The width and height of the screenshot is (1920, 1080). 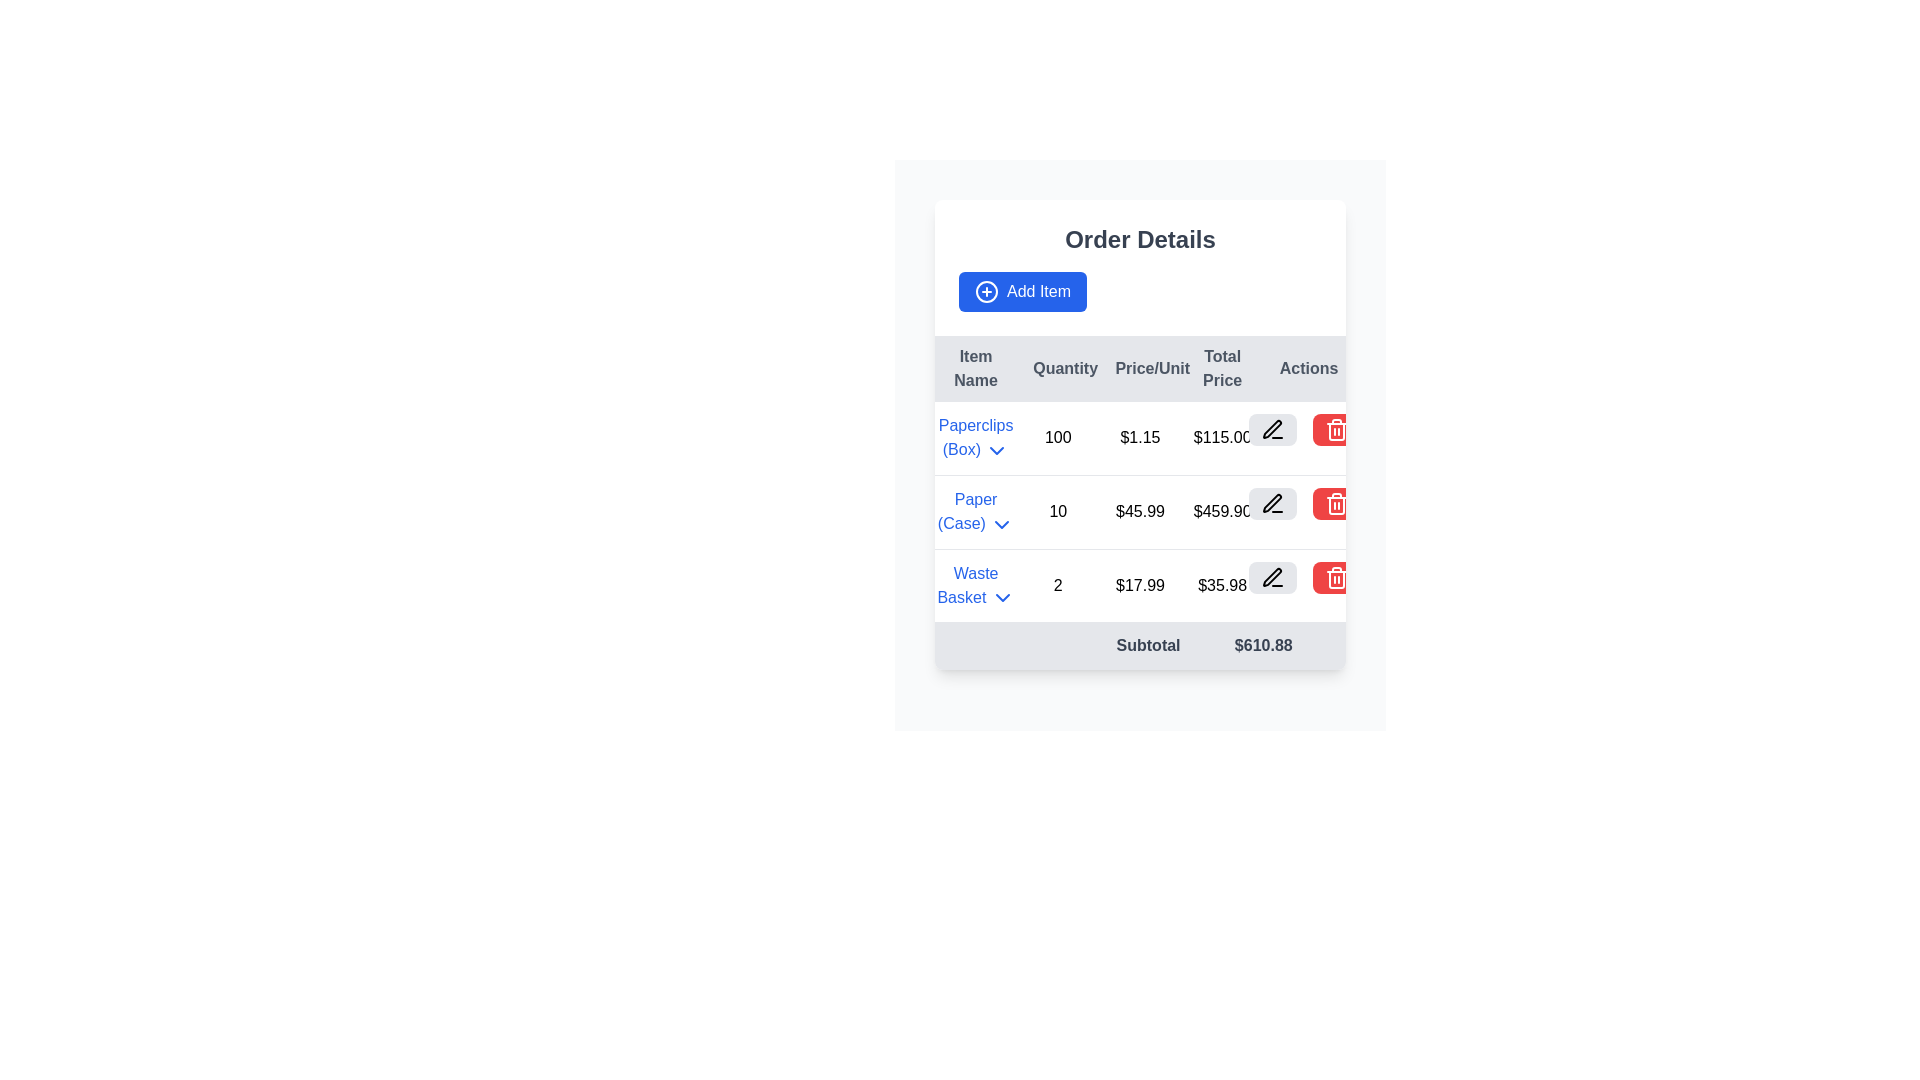 What do you see at coordinates (997, 450) in the screenshot?
I see `the downward-pointing chevron icon to the right of 'Paperclips (Box)' in the first row of the table` at bounding box center [997, 450].